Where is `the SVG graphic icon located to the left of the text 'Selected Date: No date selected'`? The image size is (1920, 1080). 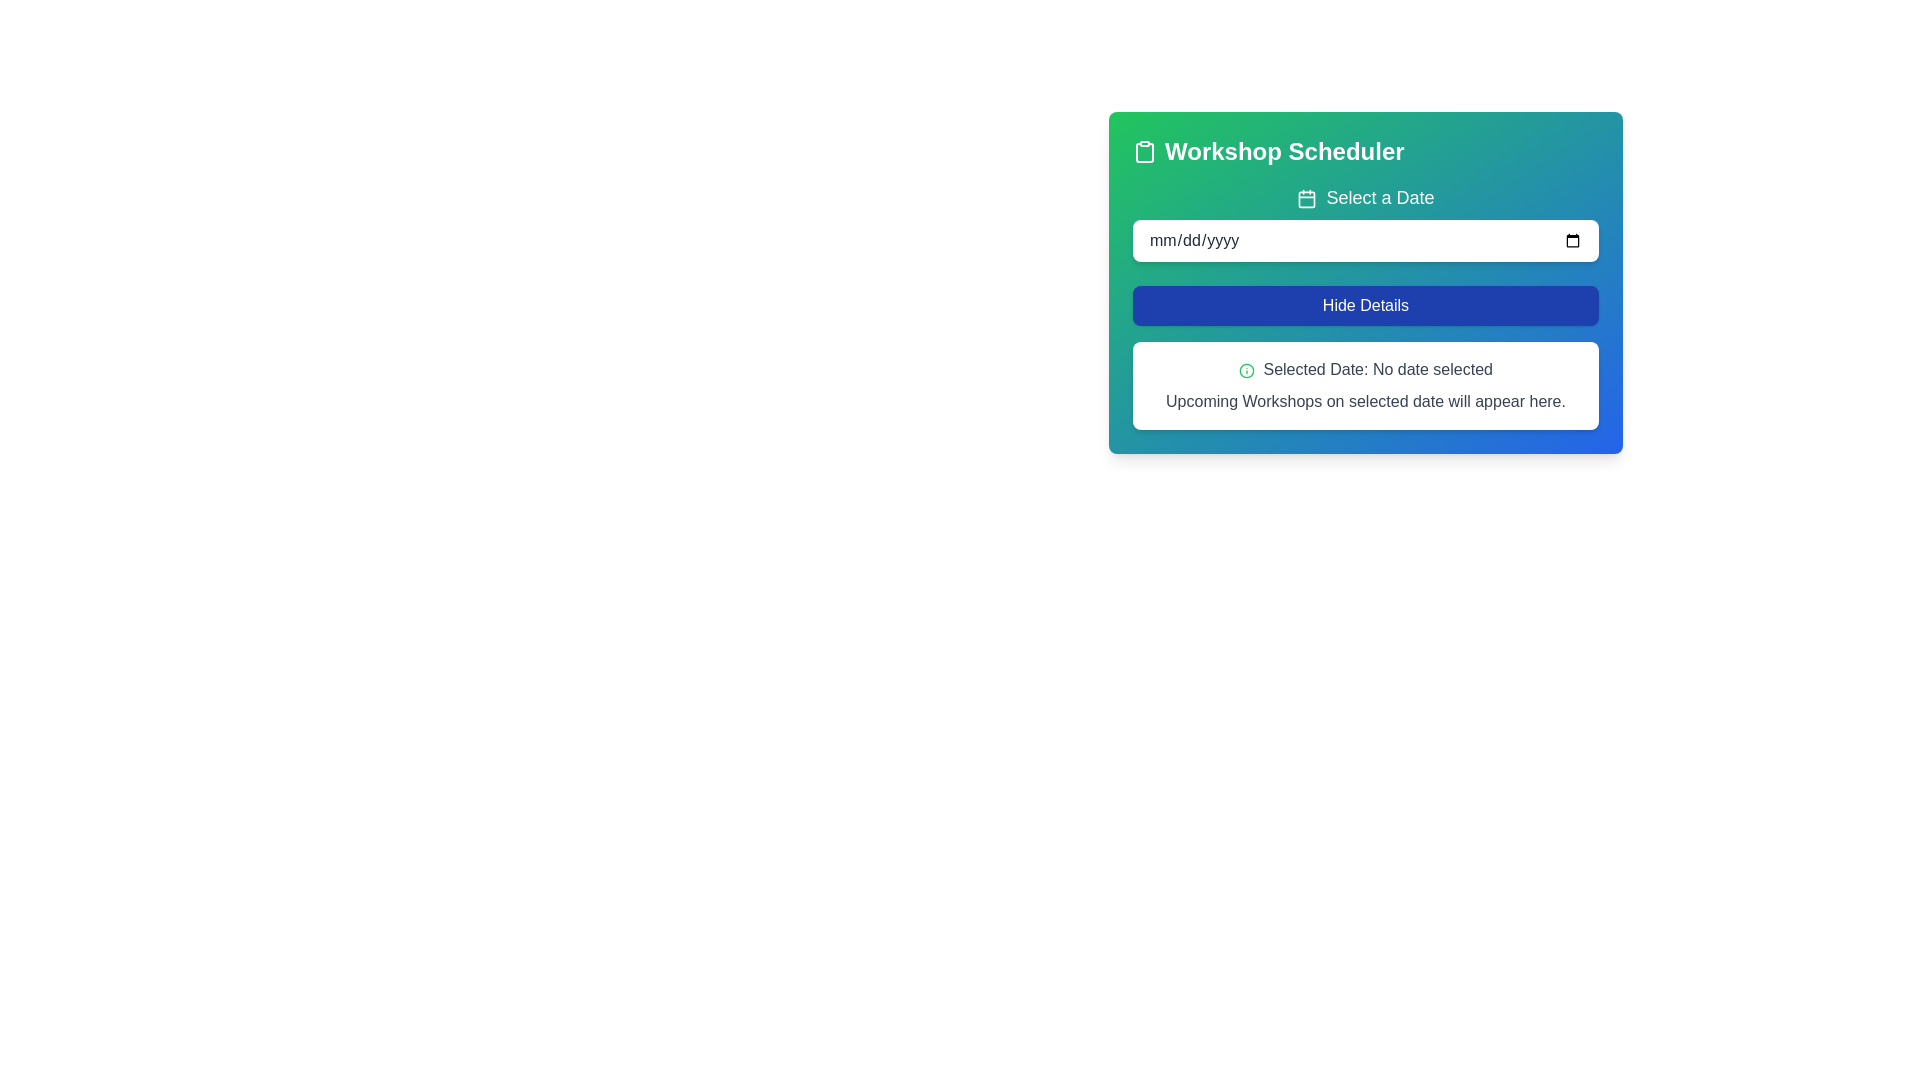 the SVG graphic icon located to the left of the text 'Selected Date: No date selected' is located at coordinates (1246, 370).